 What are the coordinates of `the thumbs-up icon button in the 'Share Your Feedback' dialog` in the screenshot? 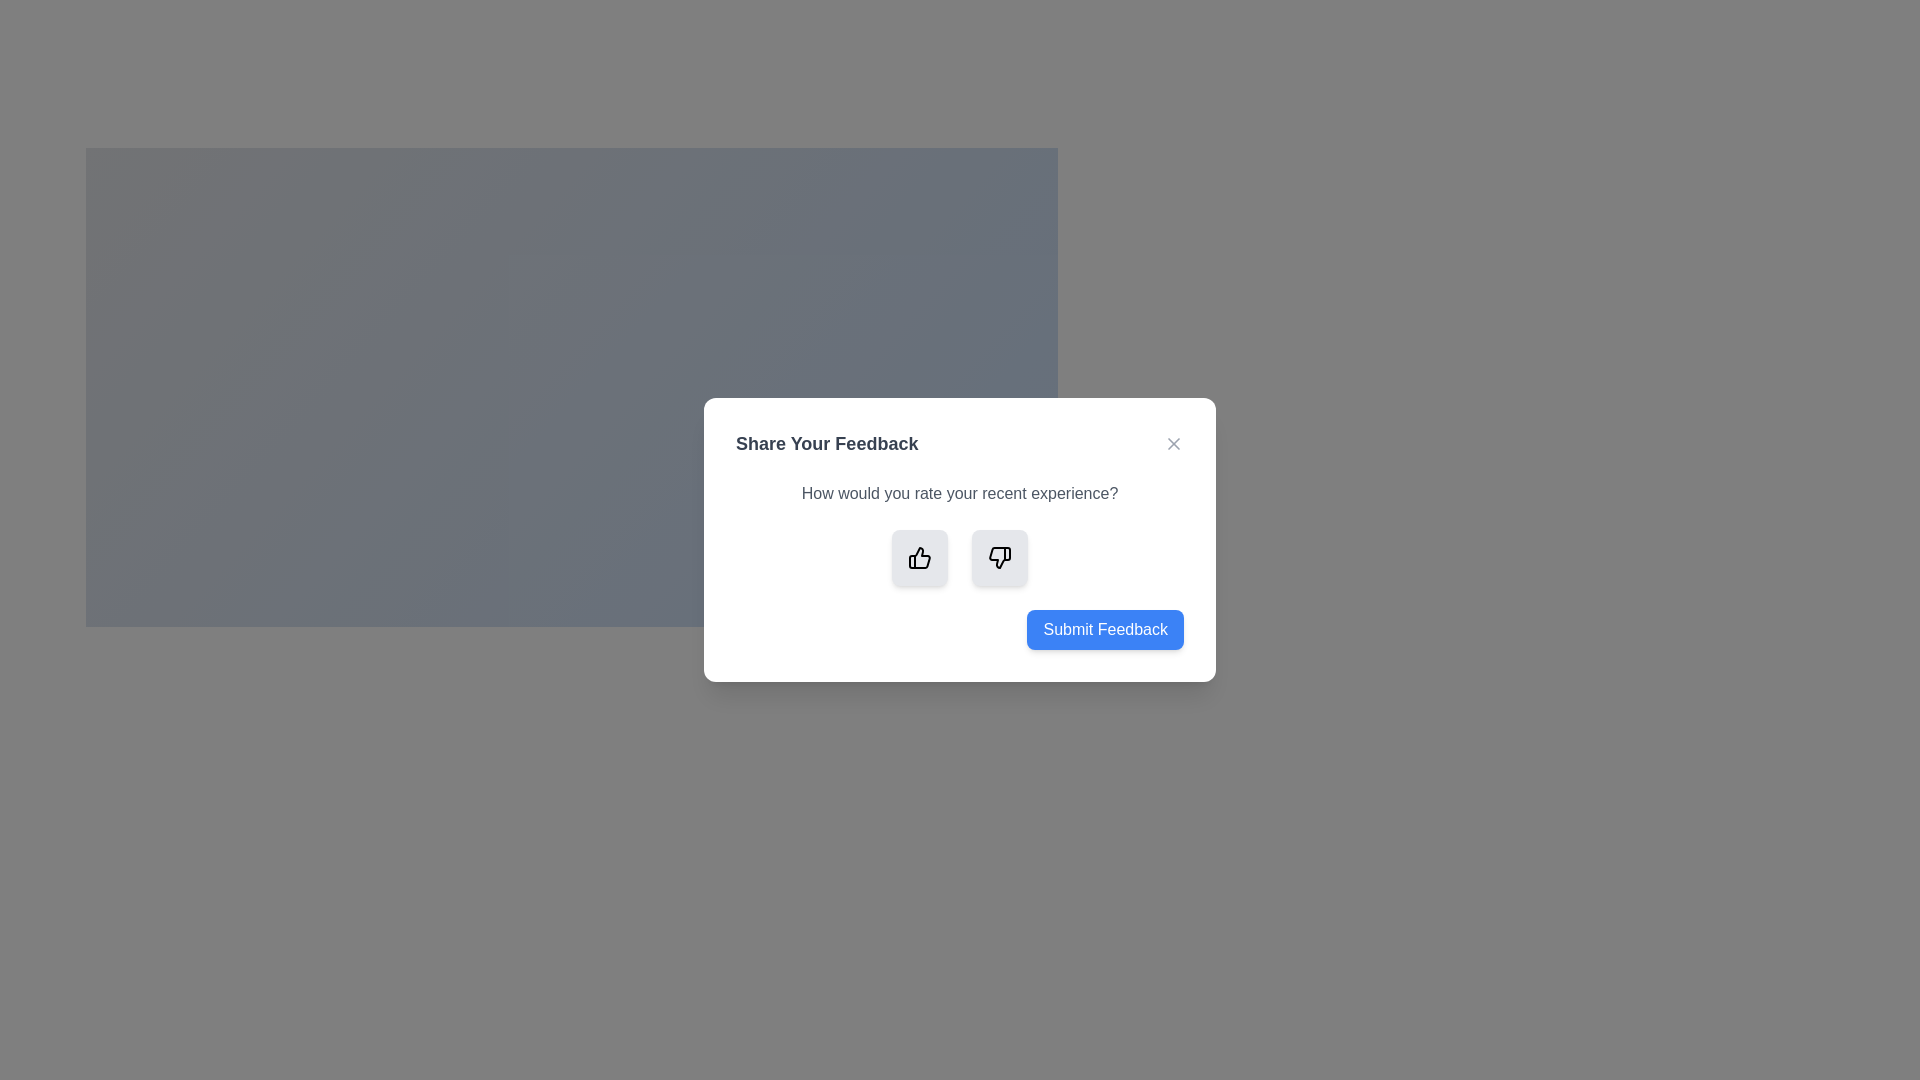 It's located at (918, 558).